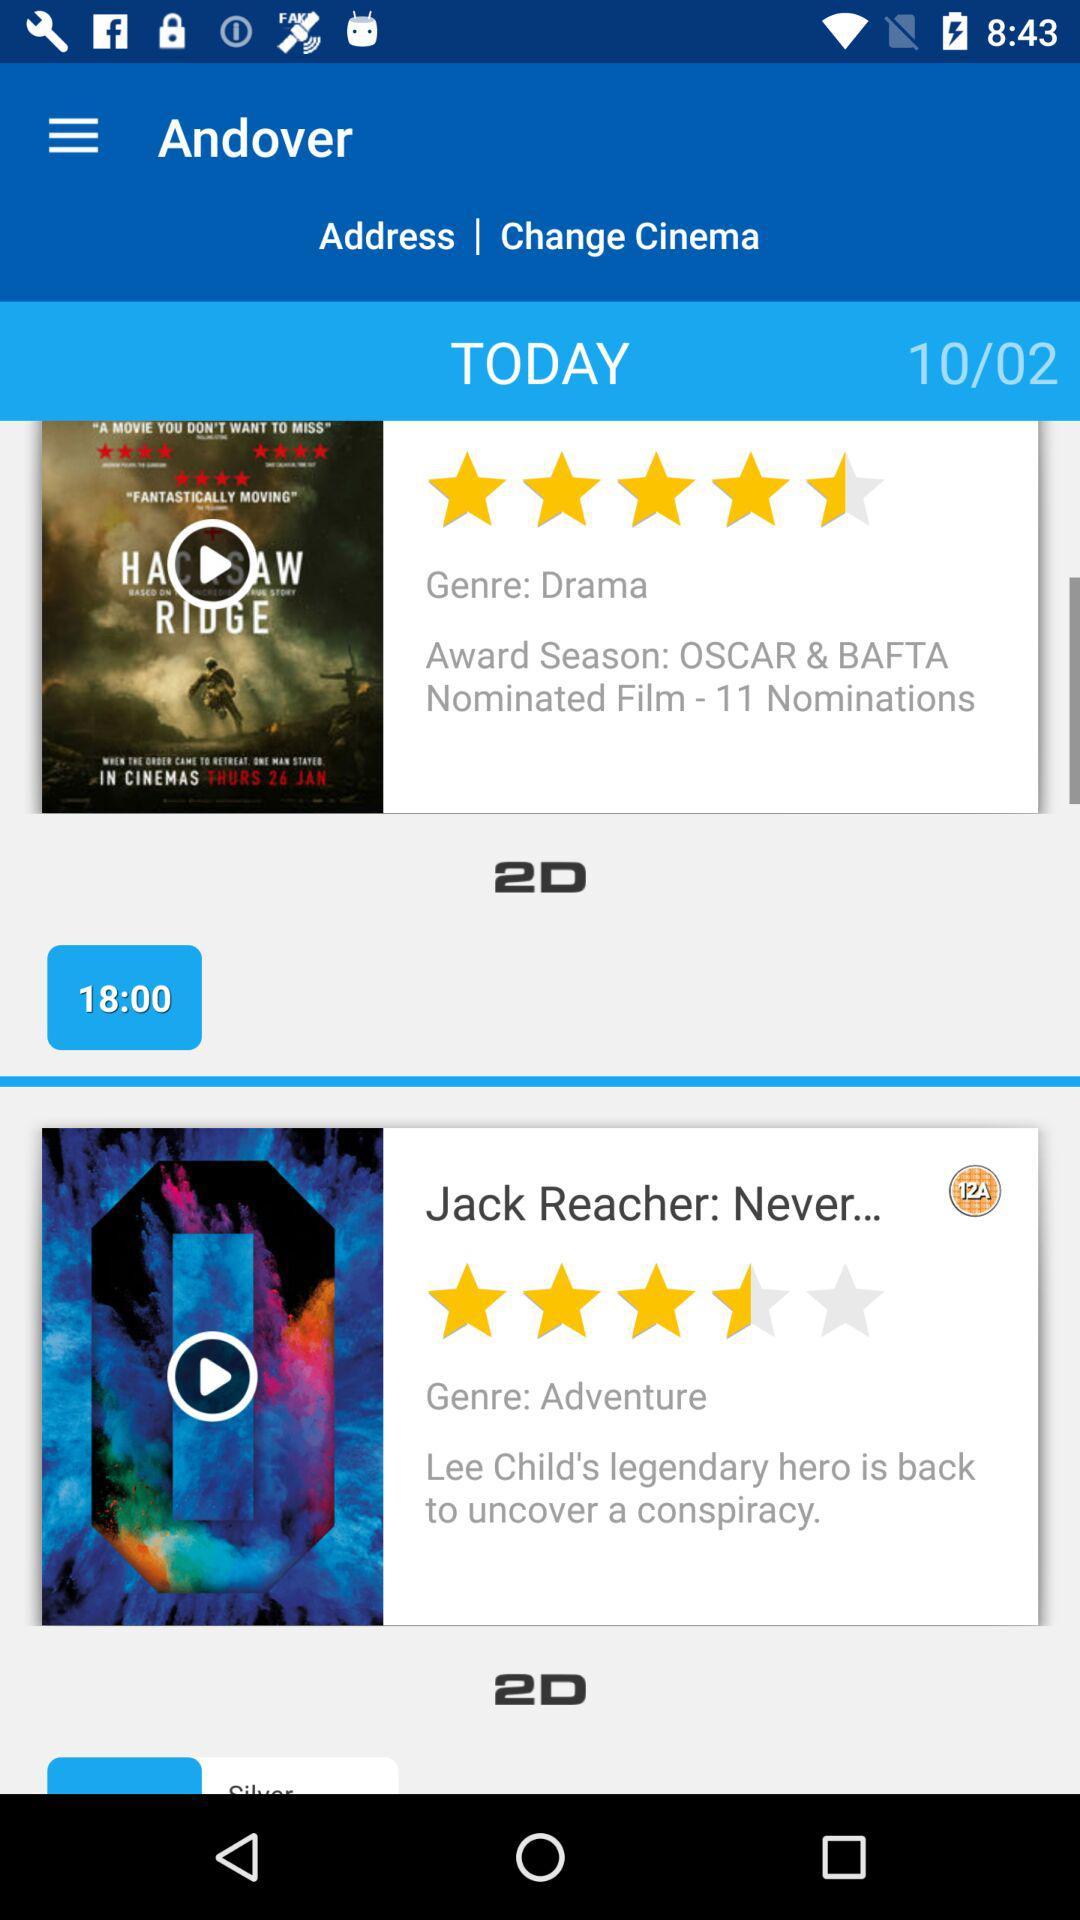  What do you see at coordinates (386, 254) in the screenshot?
I see `item above today icon` at bounding box center [386, 254].